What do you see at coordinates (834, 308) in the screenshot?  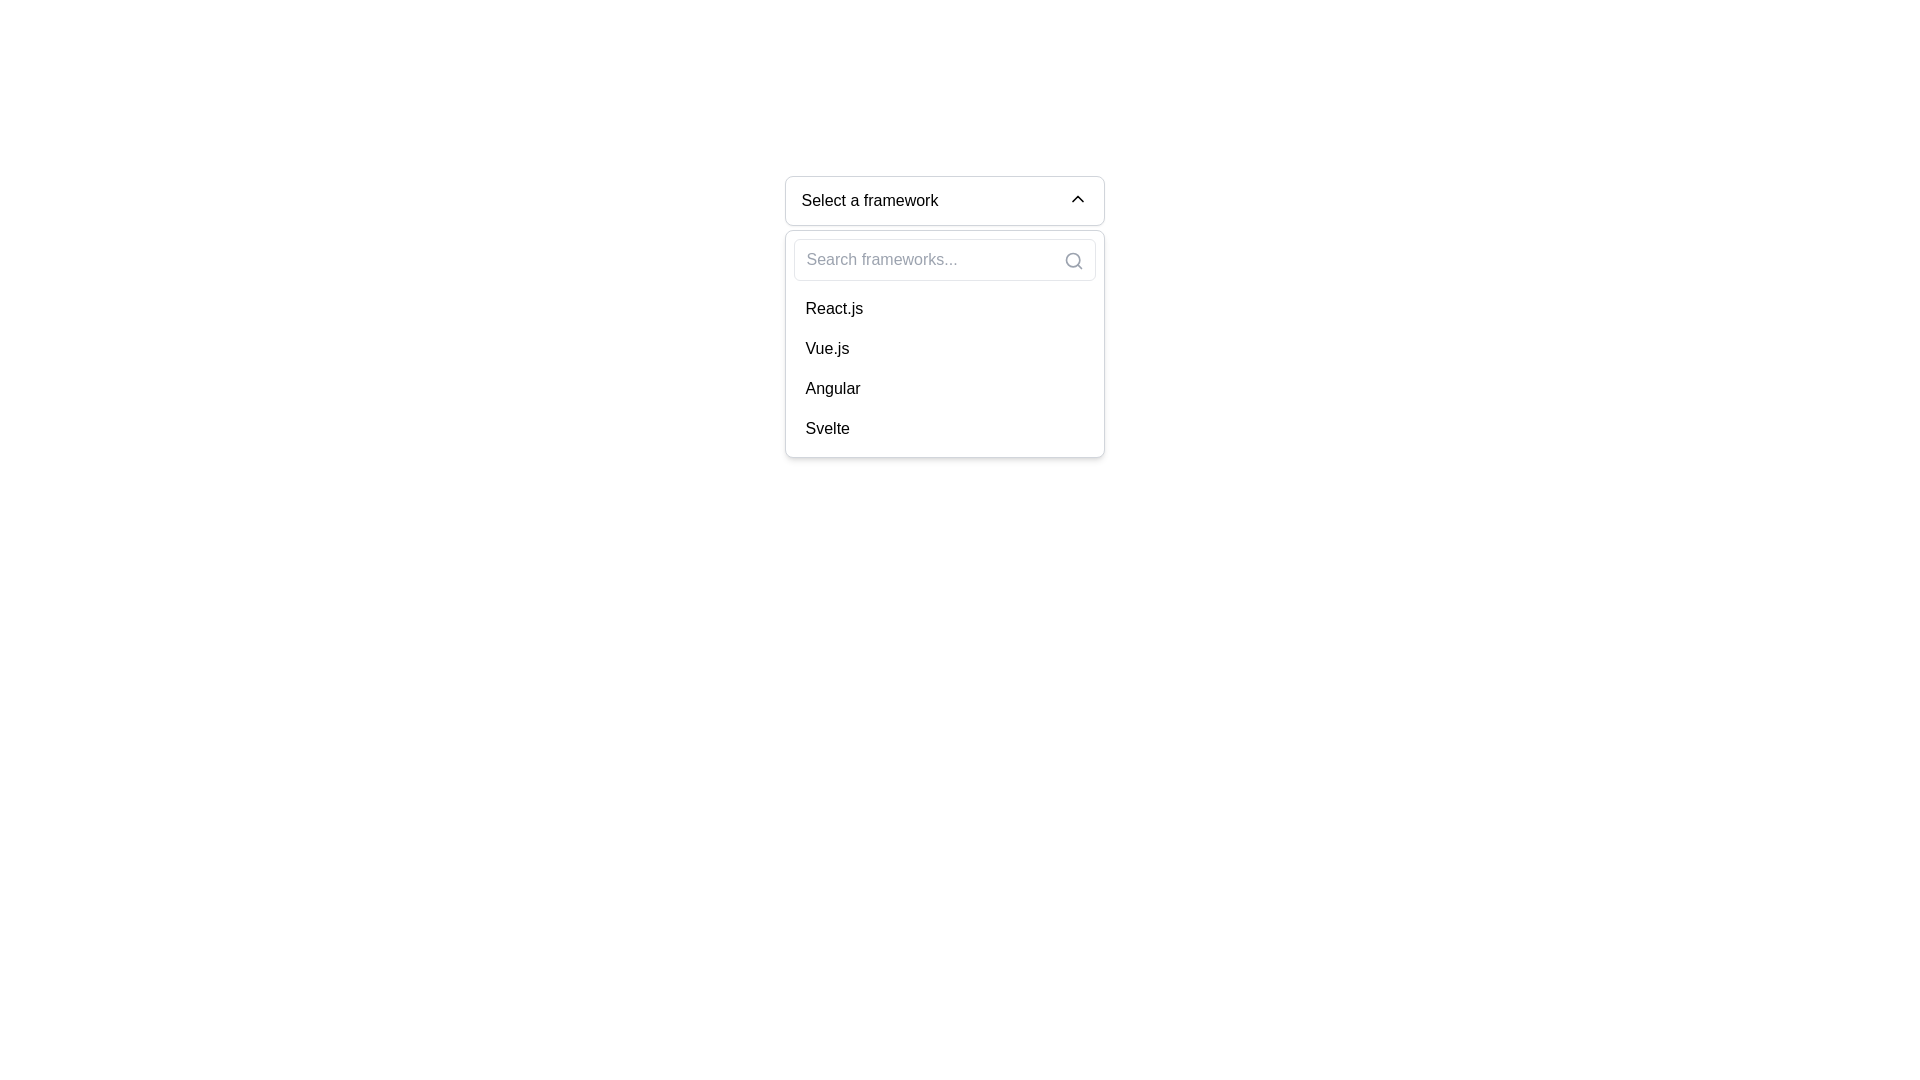 I see `the text 'React.js'` at bounding box center [834, 308].